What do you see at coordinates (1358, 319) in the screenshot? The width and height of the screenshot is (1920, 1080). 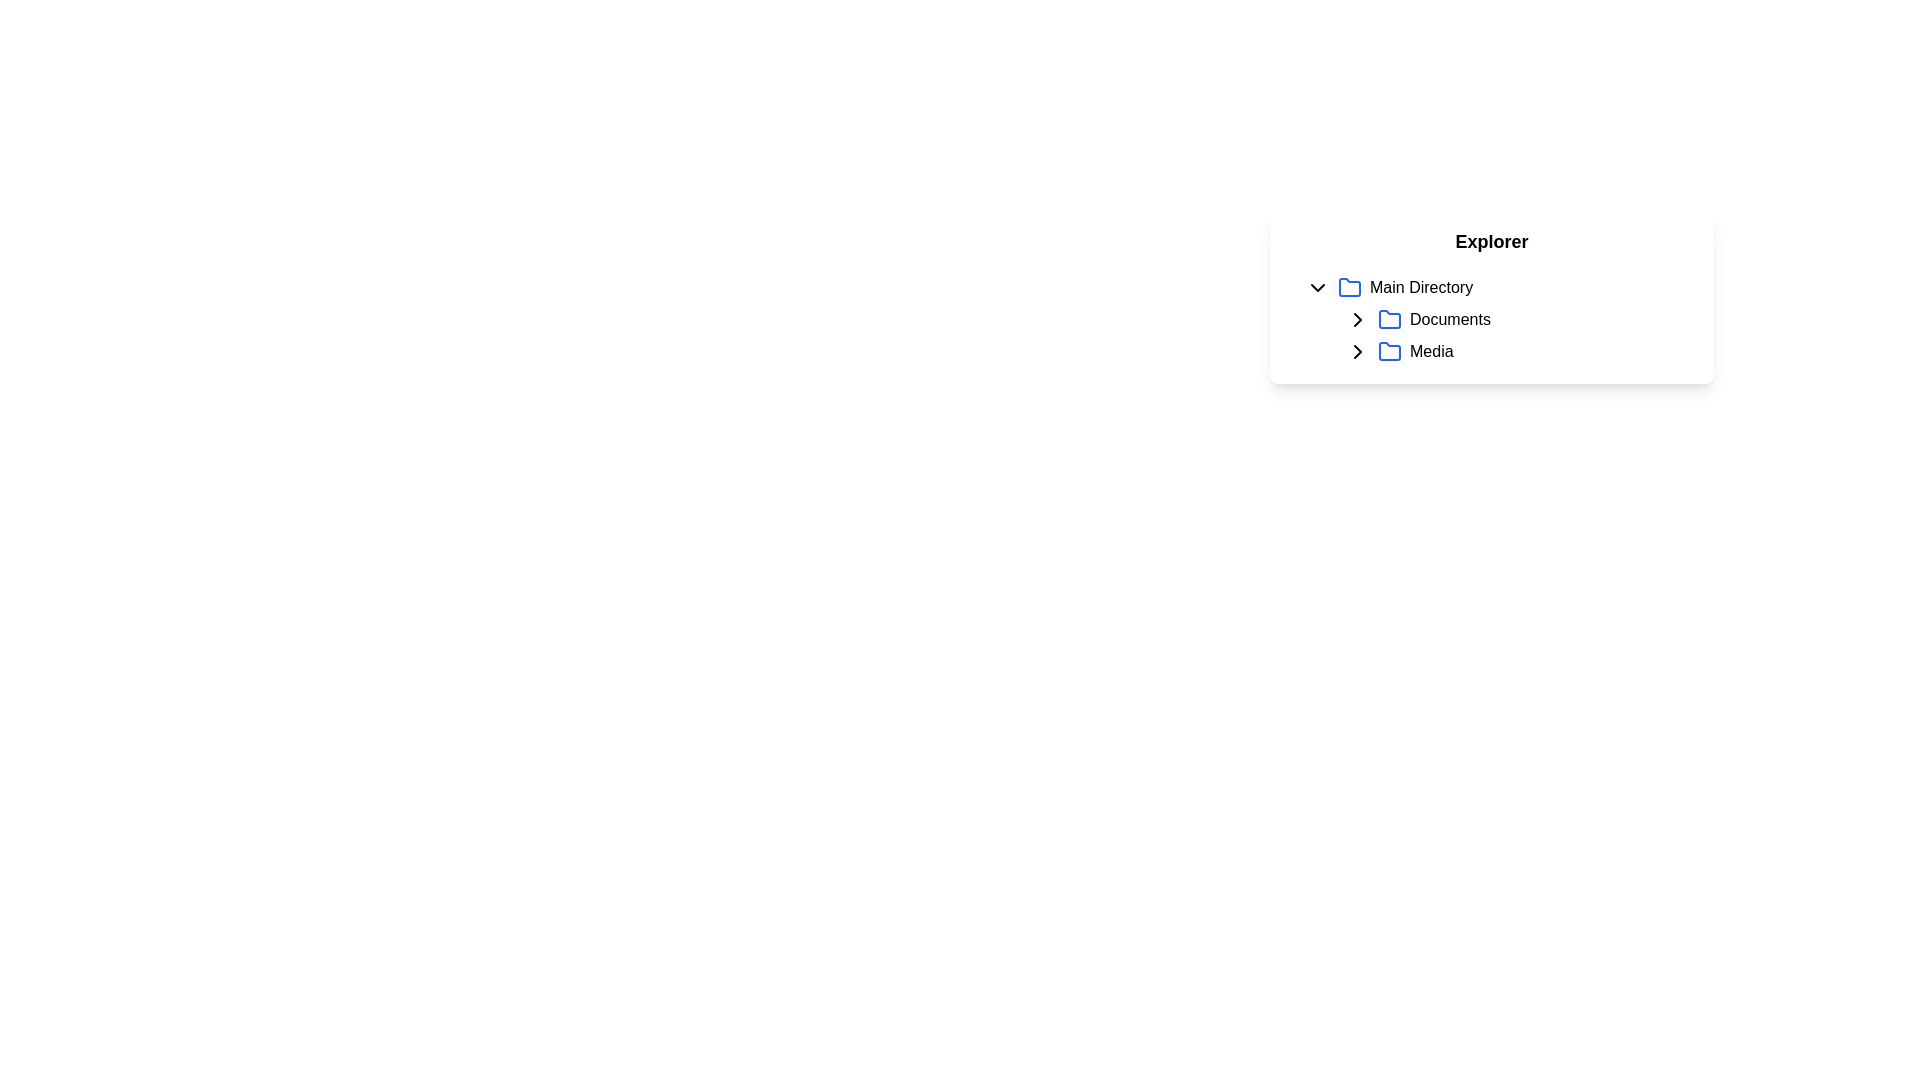 I see `the rightward-pointing chevron icon, which is a hollow arrow styled with a thin stroke, located next to the 'Documents' folder label in the Explorer list` at bounding box center [1358, 319].